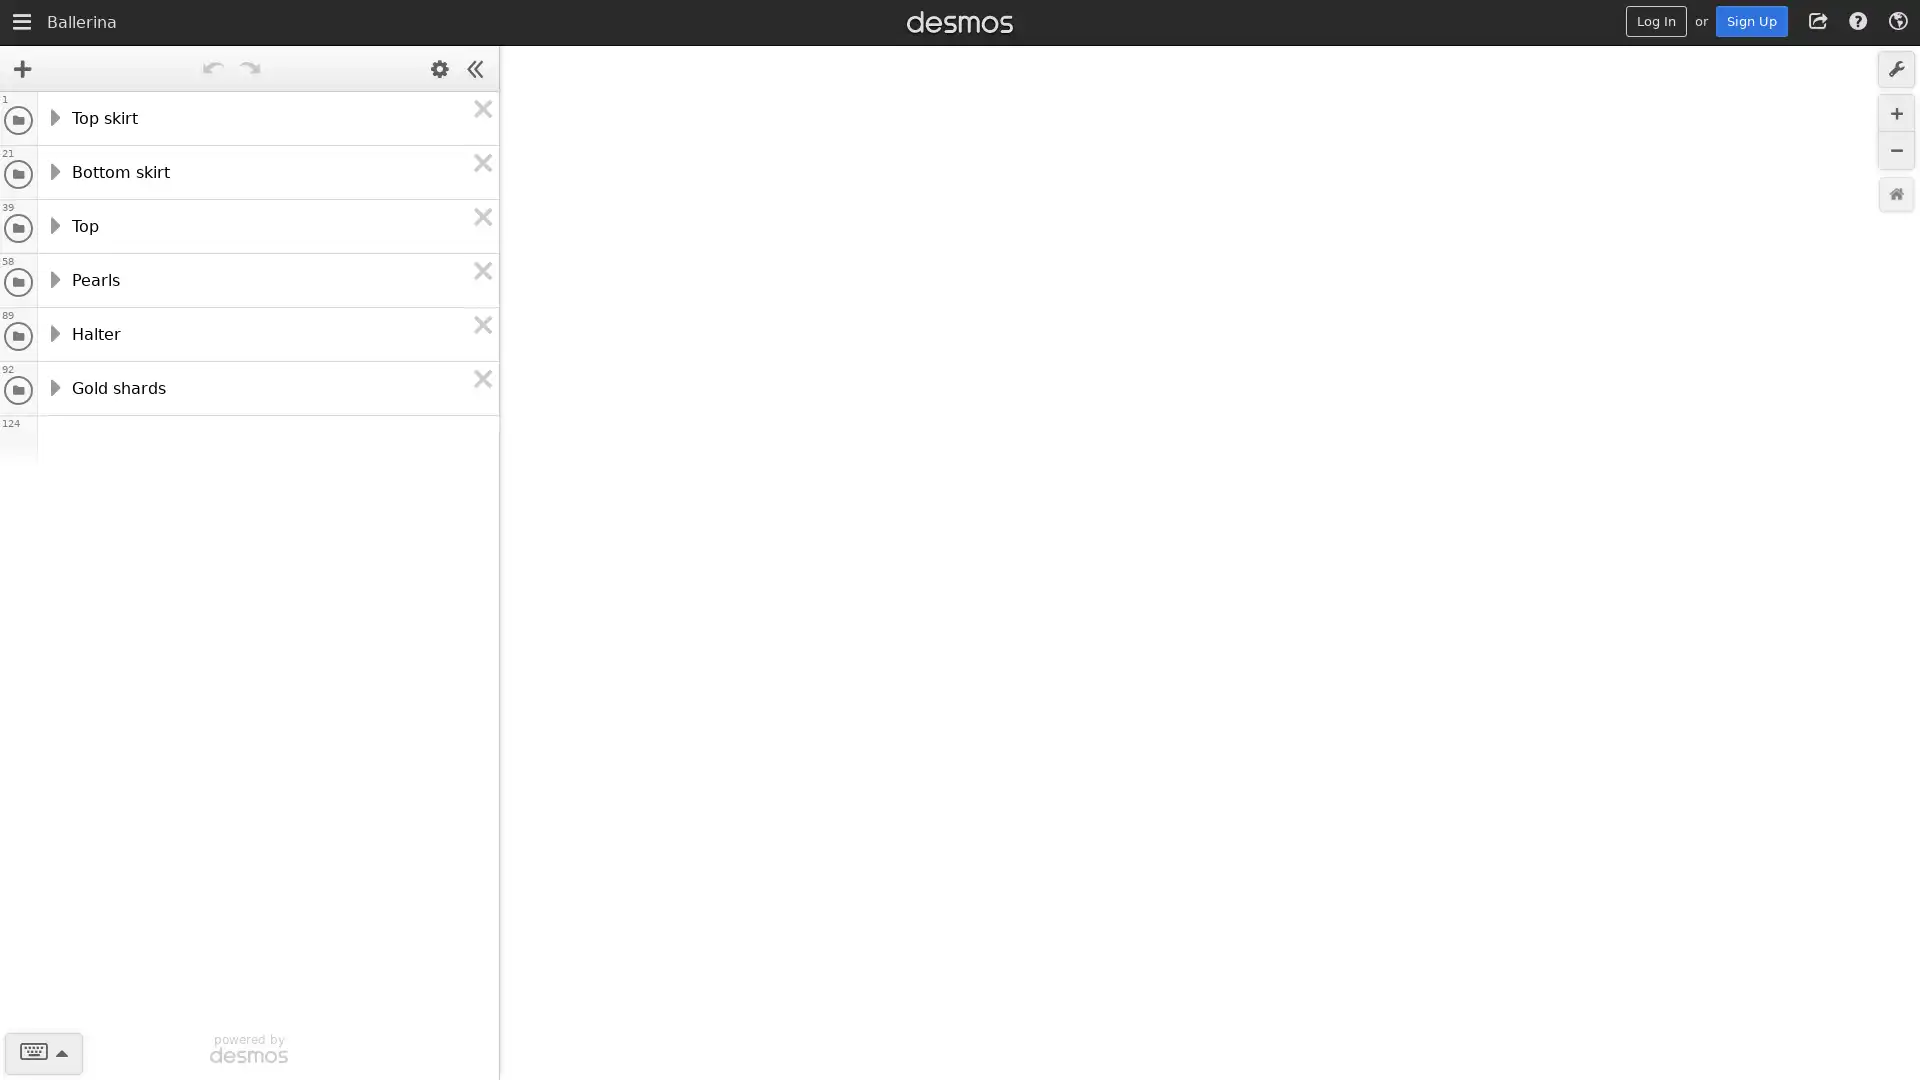  Describe the element at coordinates (53, 168) in the screenshot. I see `Collapse Folder` at that location.